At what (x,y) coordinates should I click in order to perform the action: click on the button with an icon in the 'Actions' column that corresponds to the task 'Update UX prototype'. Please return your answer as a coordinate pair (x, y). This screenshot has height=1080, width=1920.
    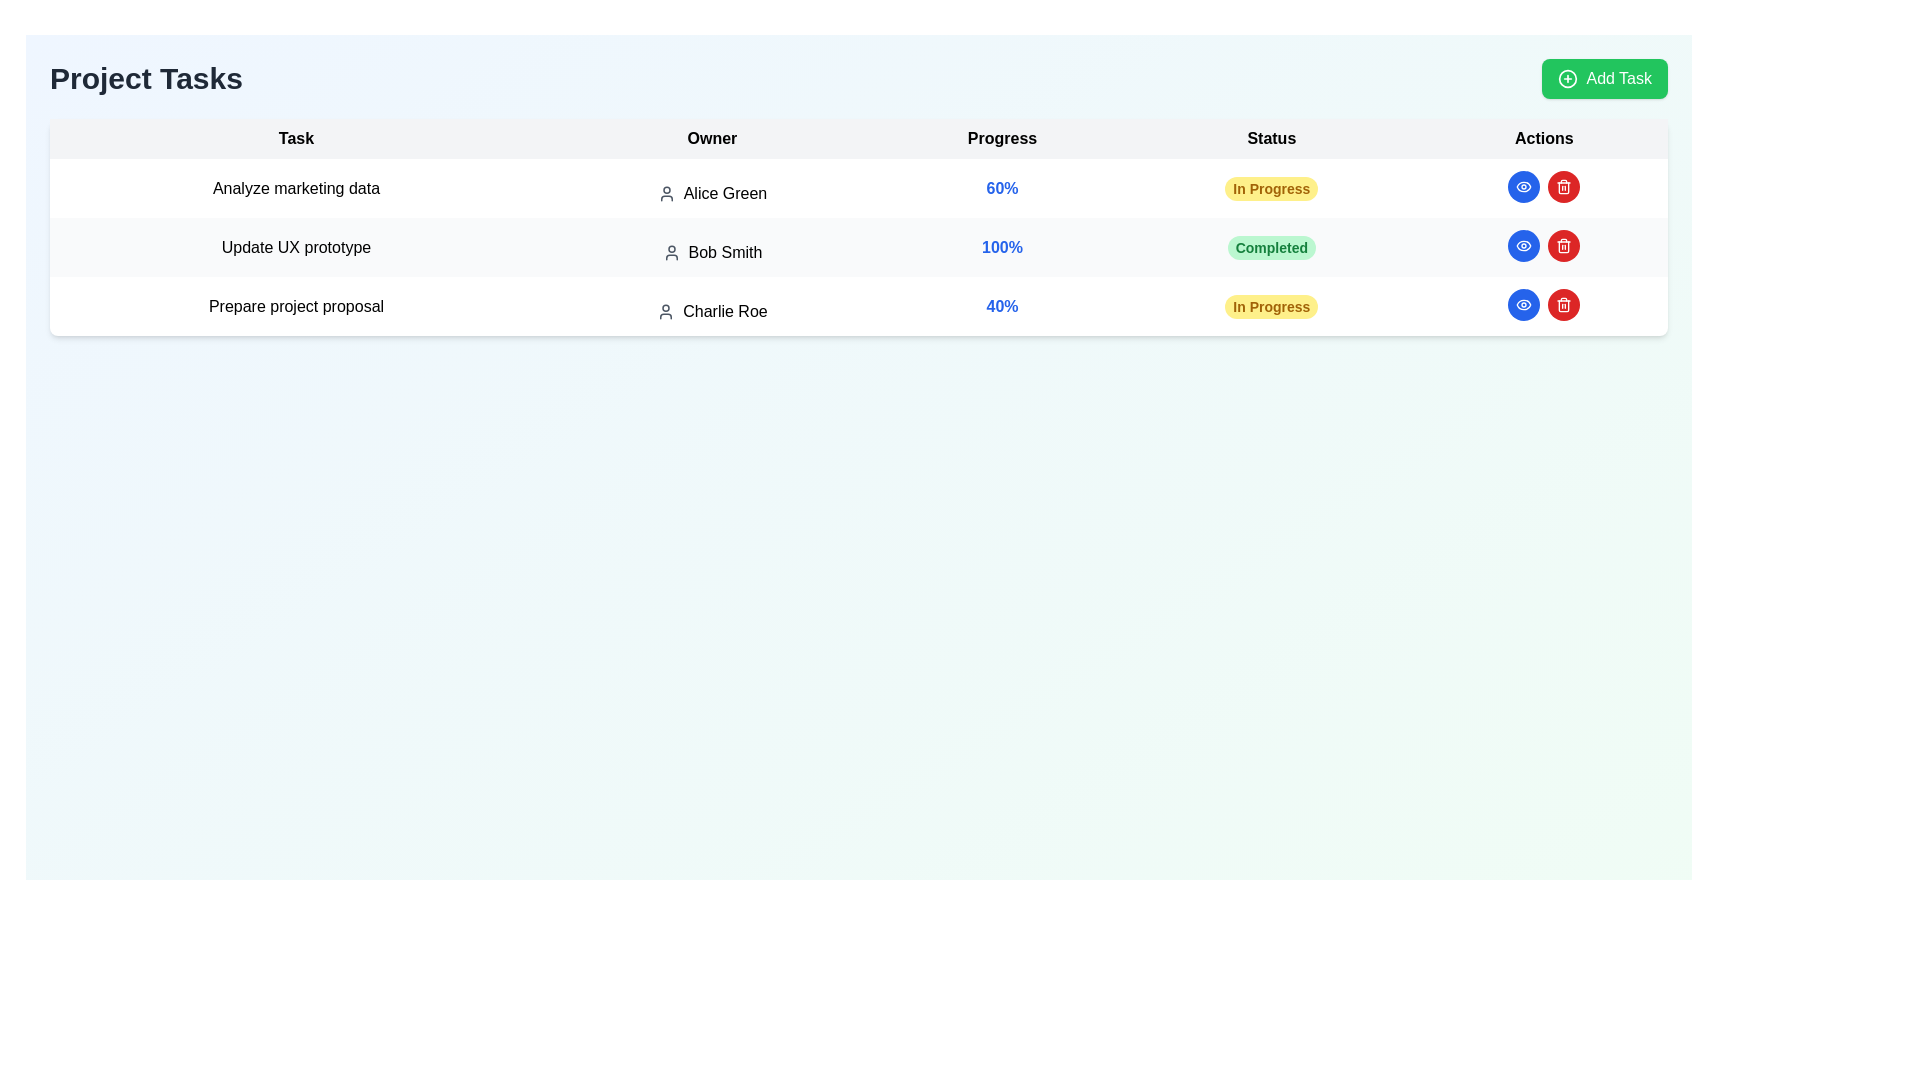
    Looking at the image, I should click on (1523, 304).